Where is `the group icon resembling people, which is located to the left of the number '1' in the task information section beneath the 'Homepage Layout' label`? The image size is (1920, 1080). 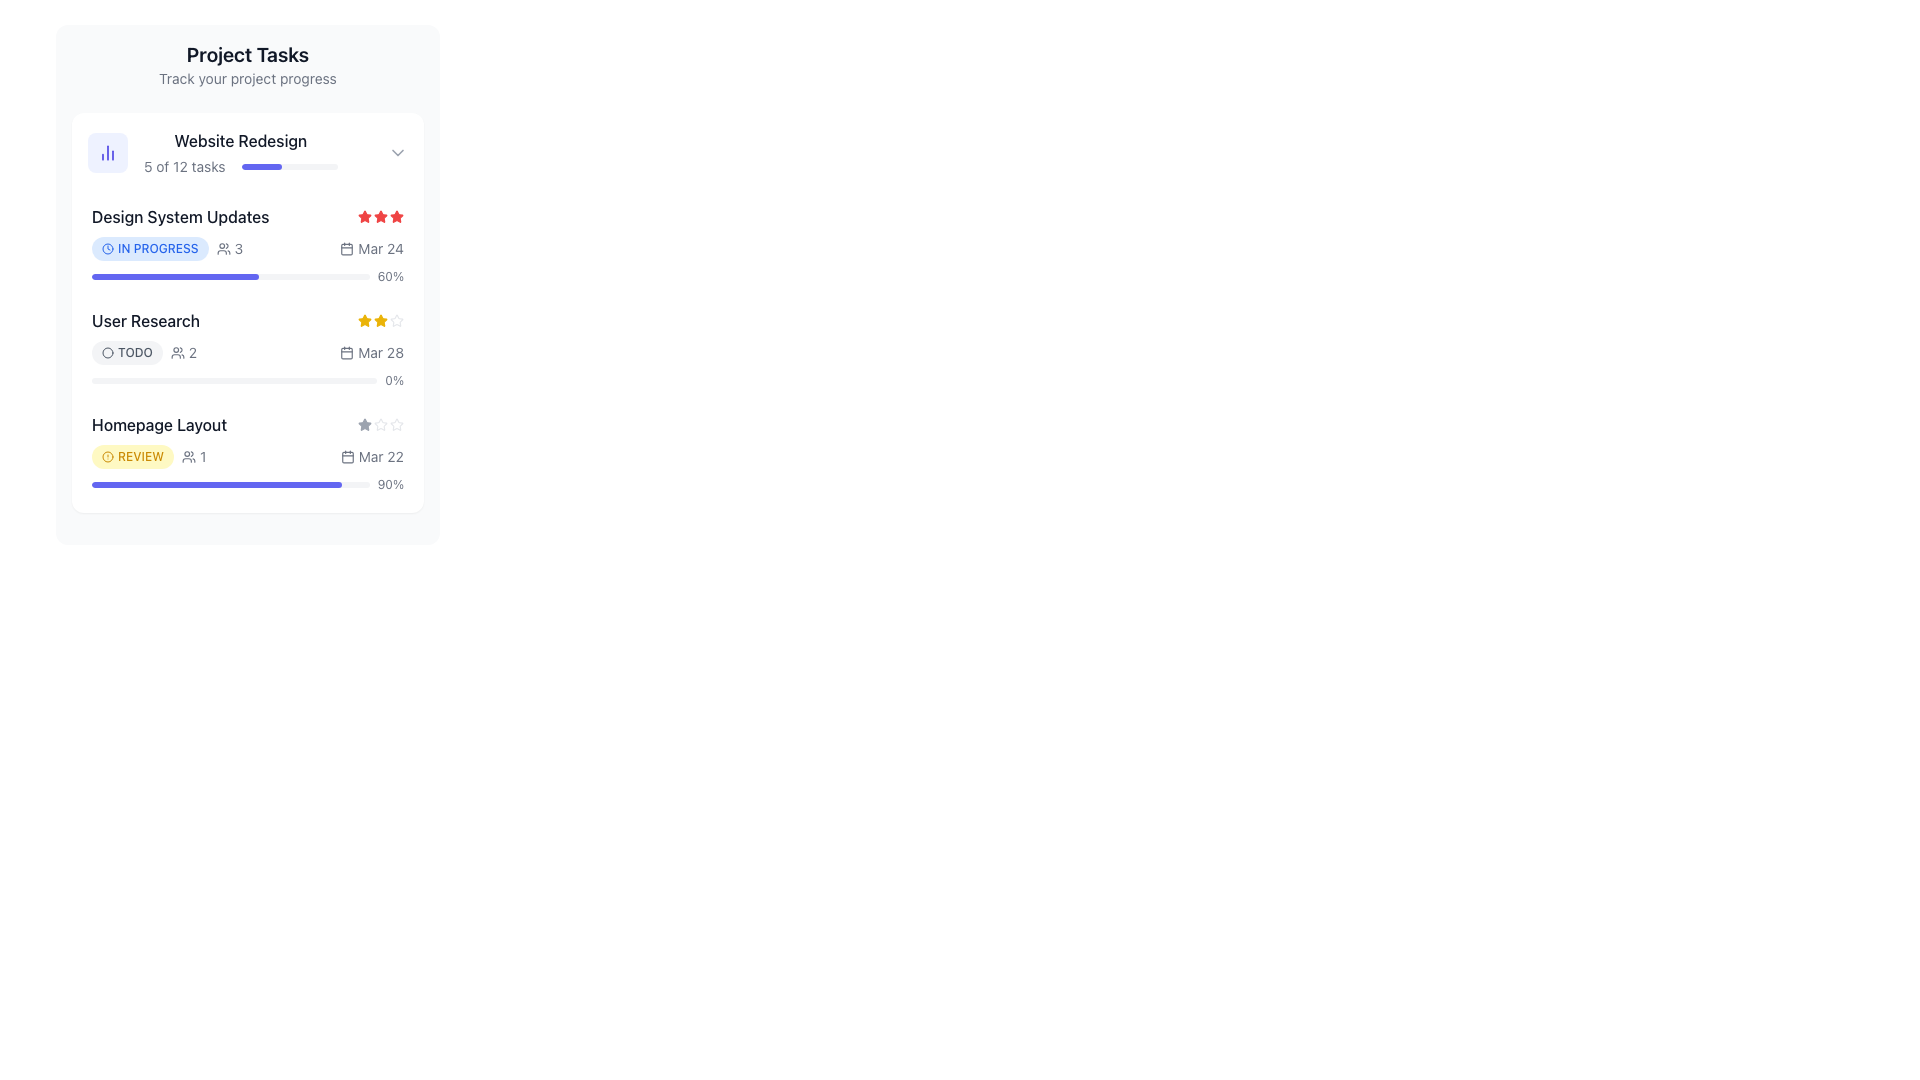
the group icon resembling people, which is located to the left of the number '1' in the task information section beneath the 'Homepage Layout' label is located at coordinates (188, 456).